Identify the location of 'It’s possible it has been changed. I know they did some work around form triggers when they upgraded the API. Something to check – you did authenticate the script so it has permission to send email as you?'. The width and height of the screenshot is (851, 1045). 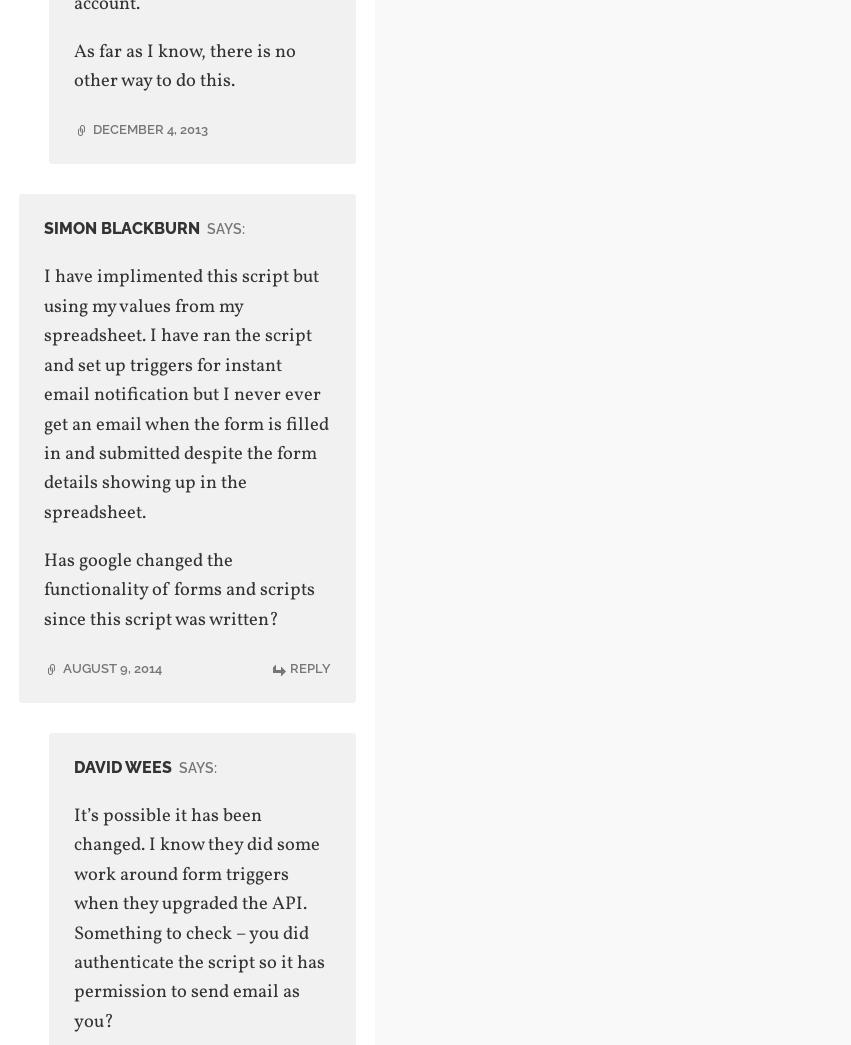
(73, 918).